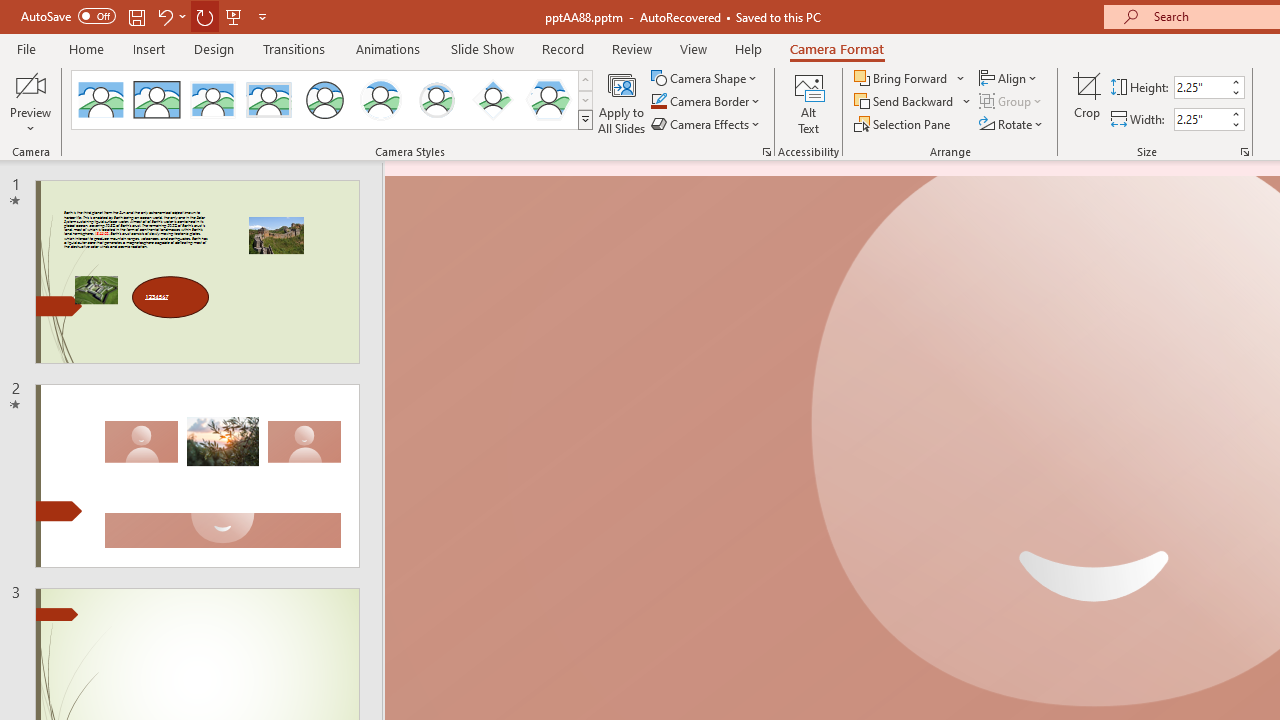 This screenshot has width=1280, height=720. Describe the element at coordinates (1012, 124) in the screenshot. I see `'Rotate'` at that location.